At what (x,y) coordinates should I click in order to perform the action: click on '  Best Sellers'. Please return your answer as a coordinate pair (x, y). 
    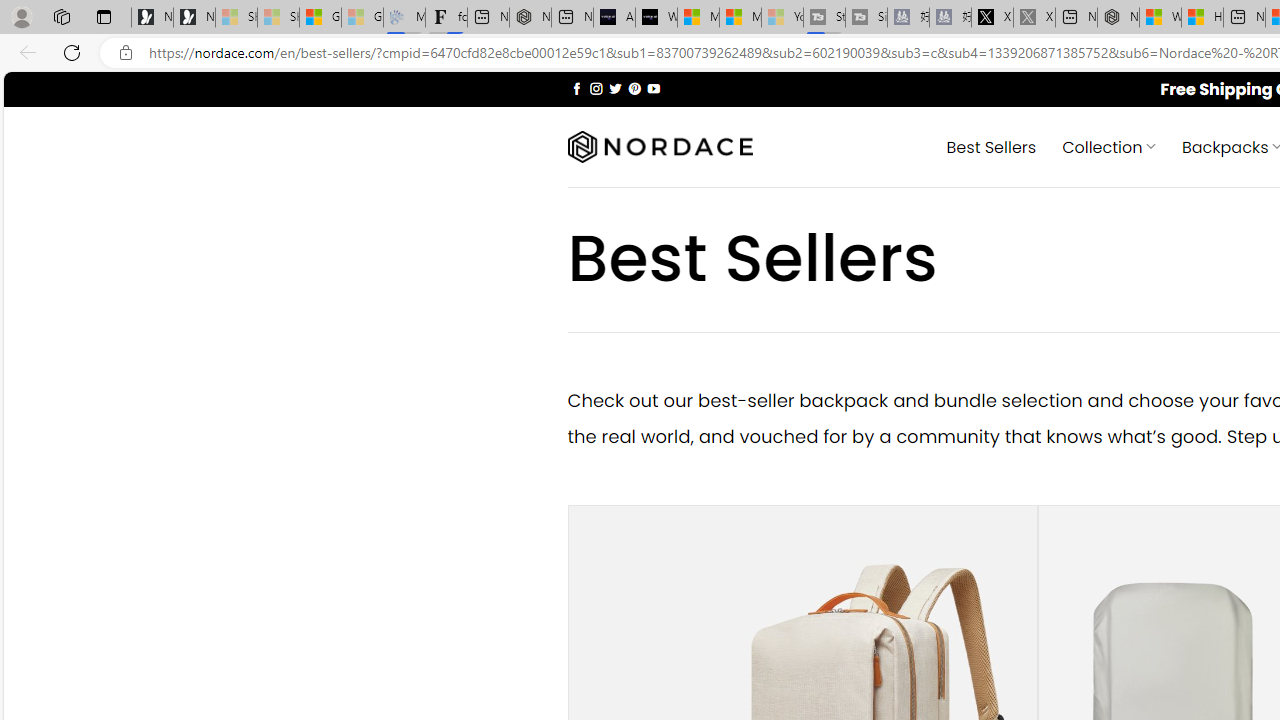
    Looking at the image, I should click on (991, 145).